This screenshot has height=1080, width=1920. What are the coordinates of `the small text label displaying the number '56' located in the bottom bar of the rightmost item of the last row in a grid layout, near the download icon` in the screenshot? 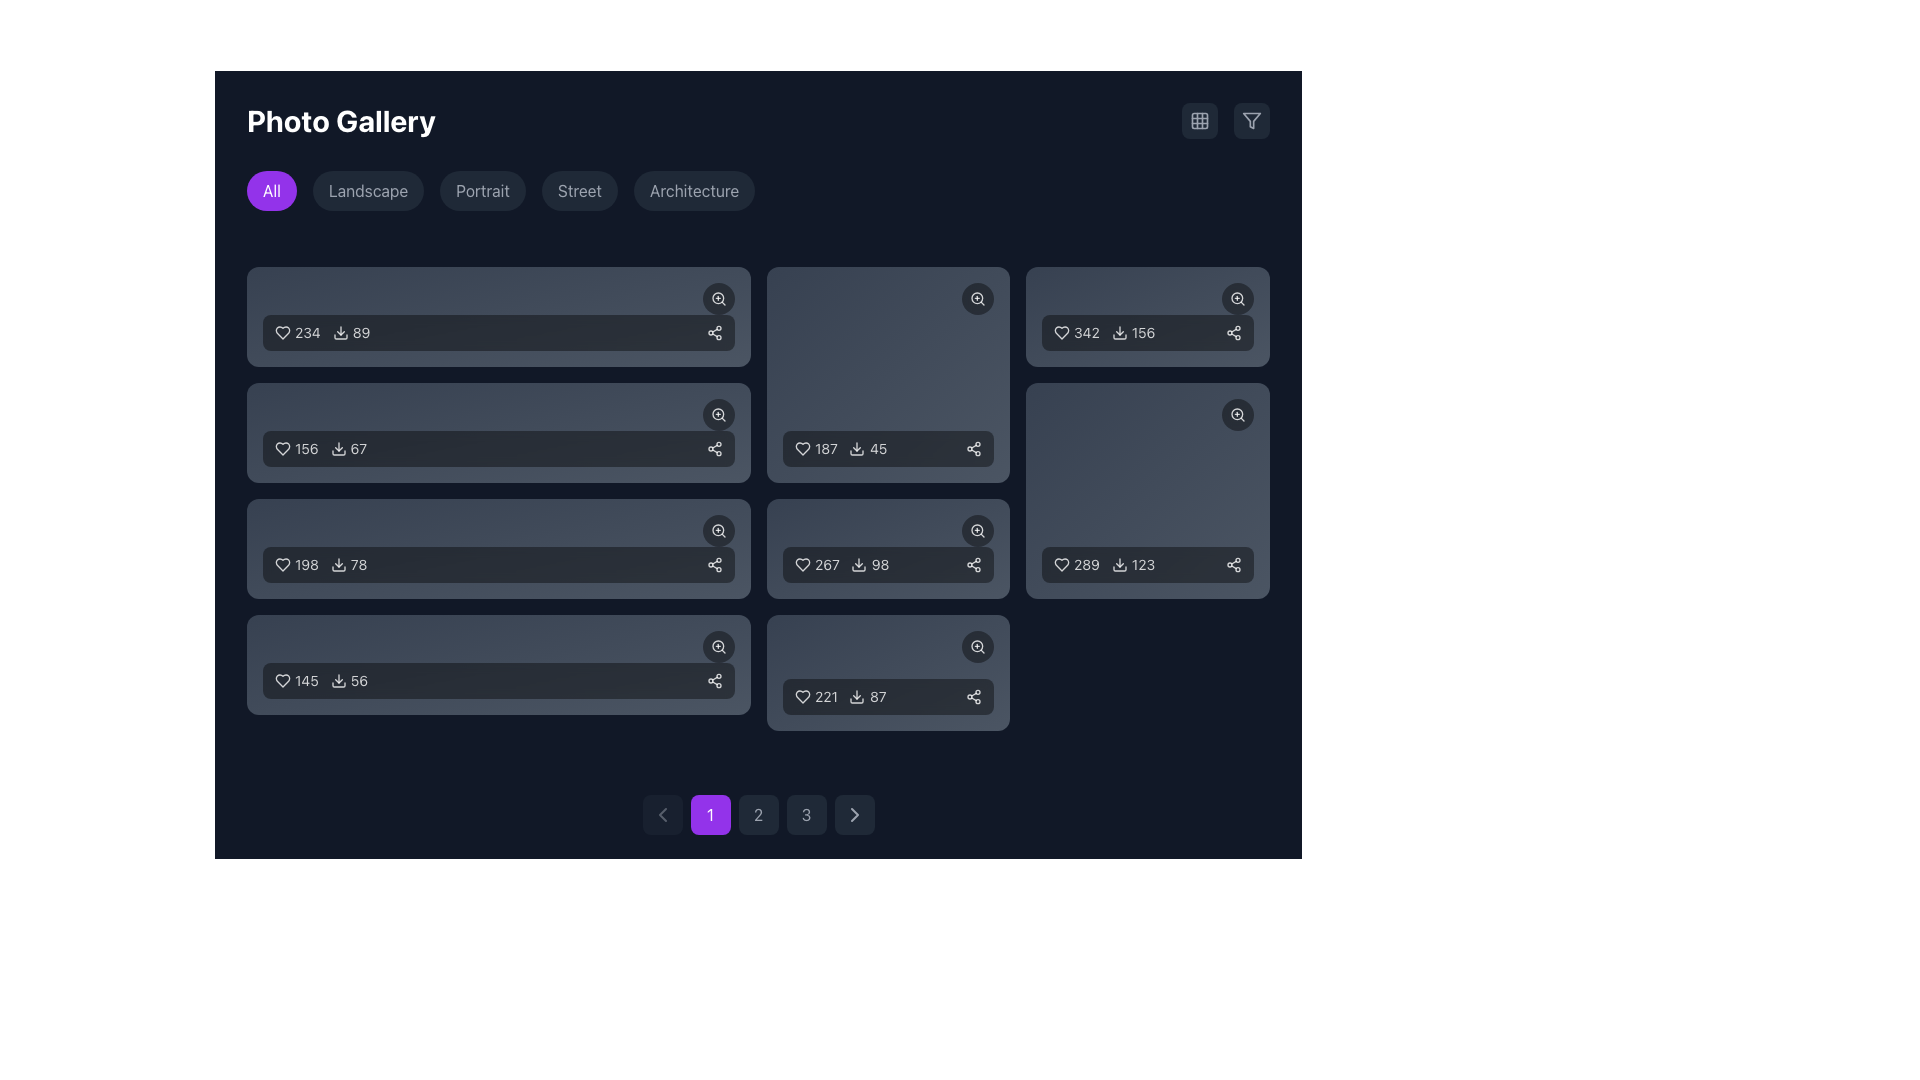 It's located at (359, 680).